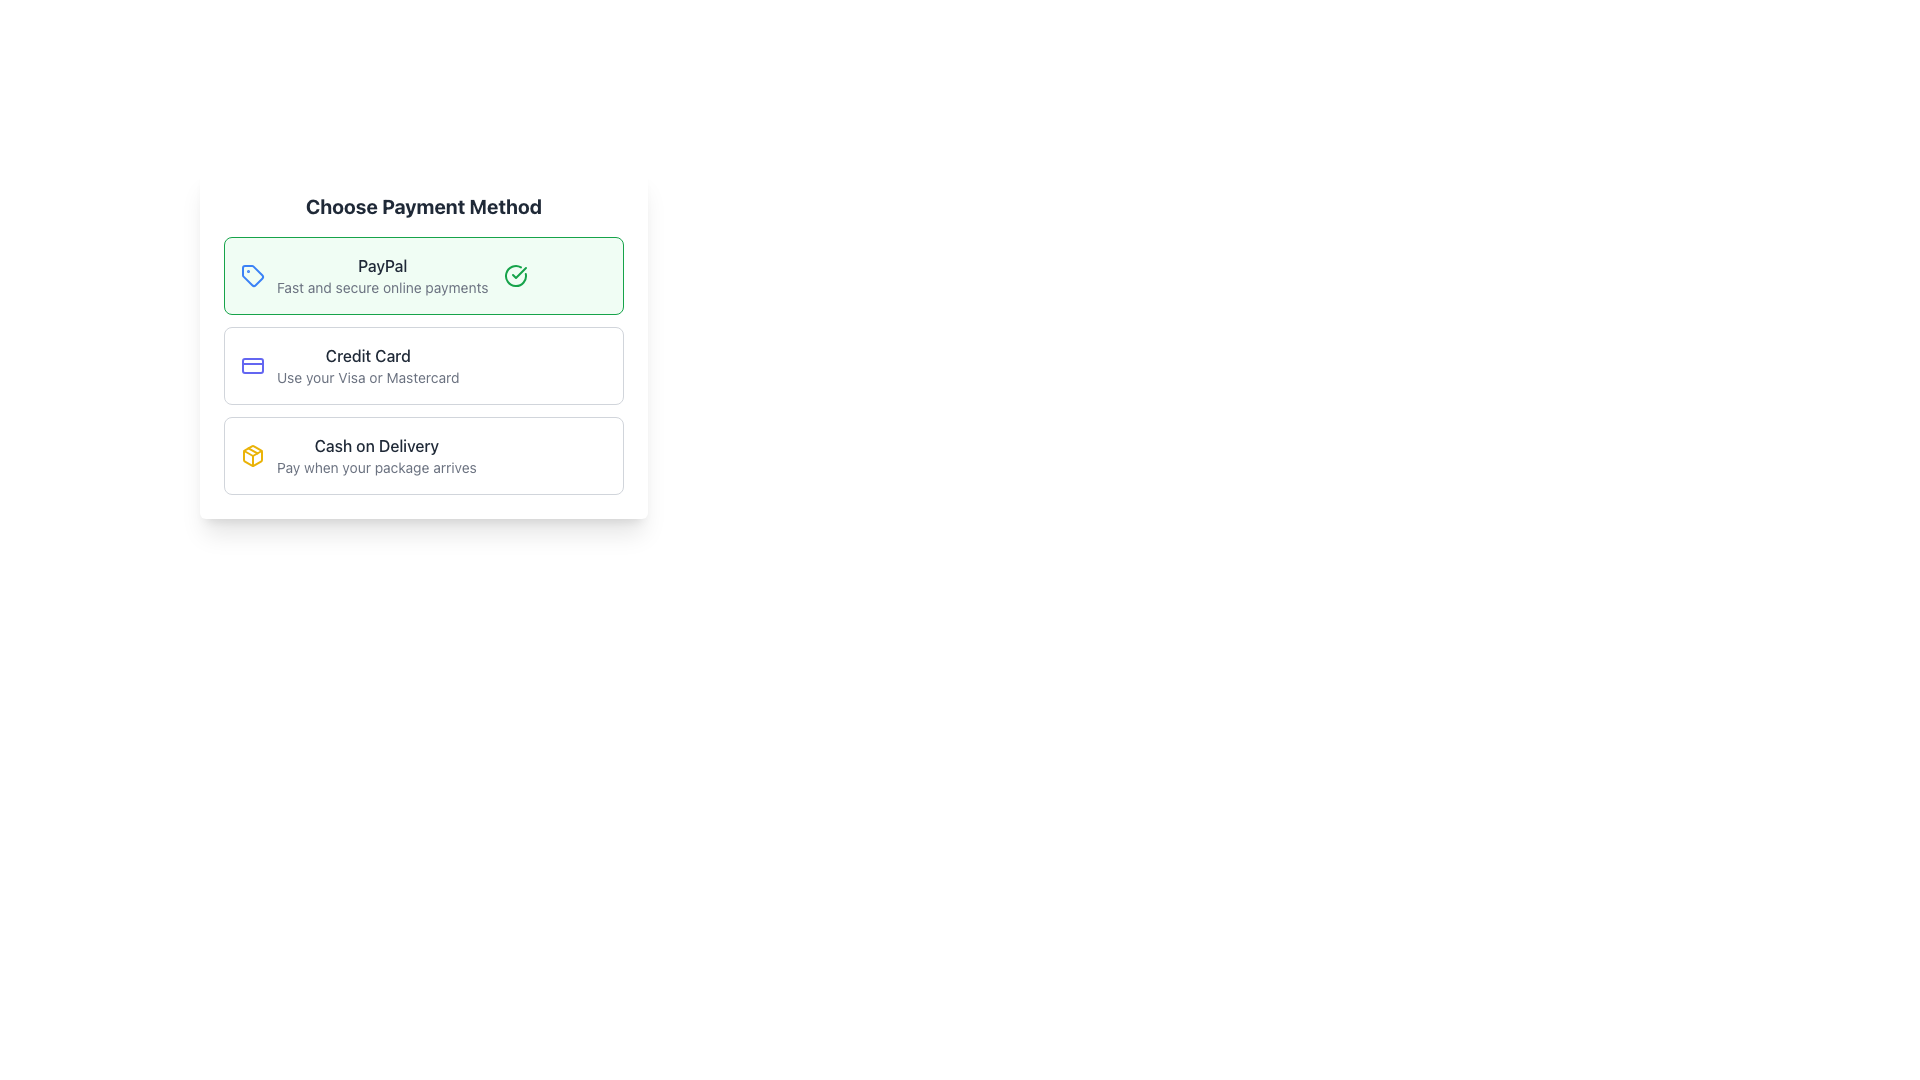  I want to click on description of the PayPal payment option, which highlights its benefits of speed and security. This description is provided in a text label located below the 'PayPal' text in the payment options list, so click(382, 288).